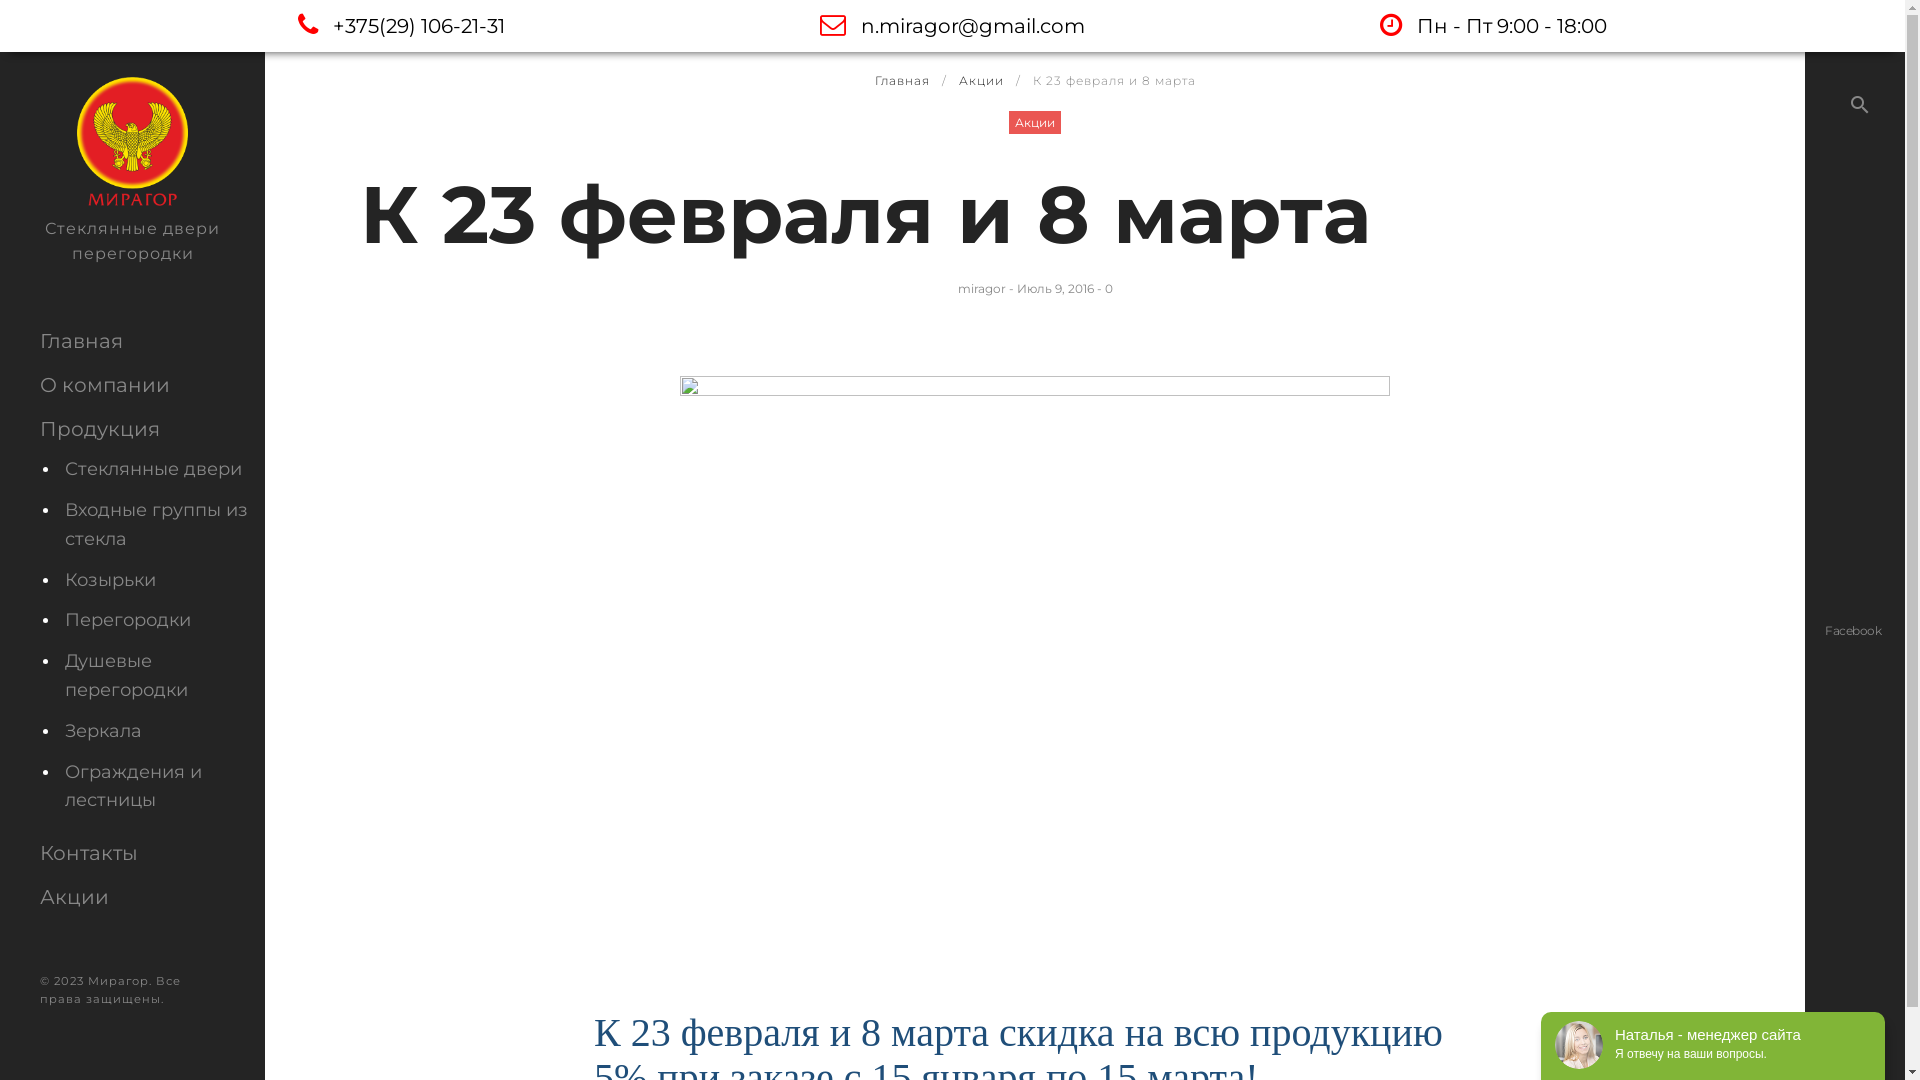 This screenshot has height=1080, width=1920. I want to click on 'Facebook', so click(1851, 628).